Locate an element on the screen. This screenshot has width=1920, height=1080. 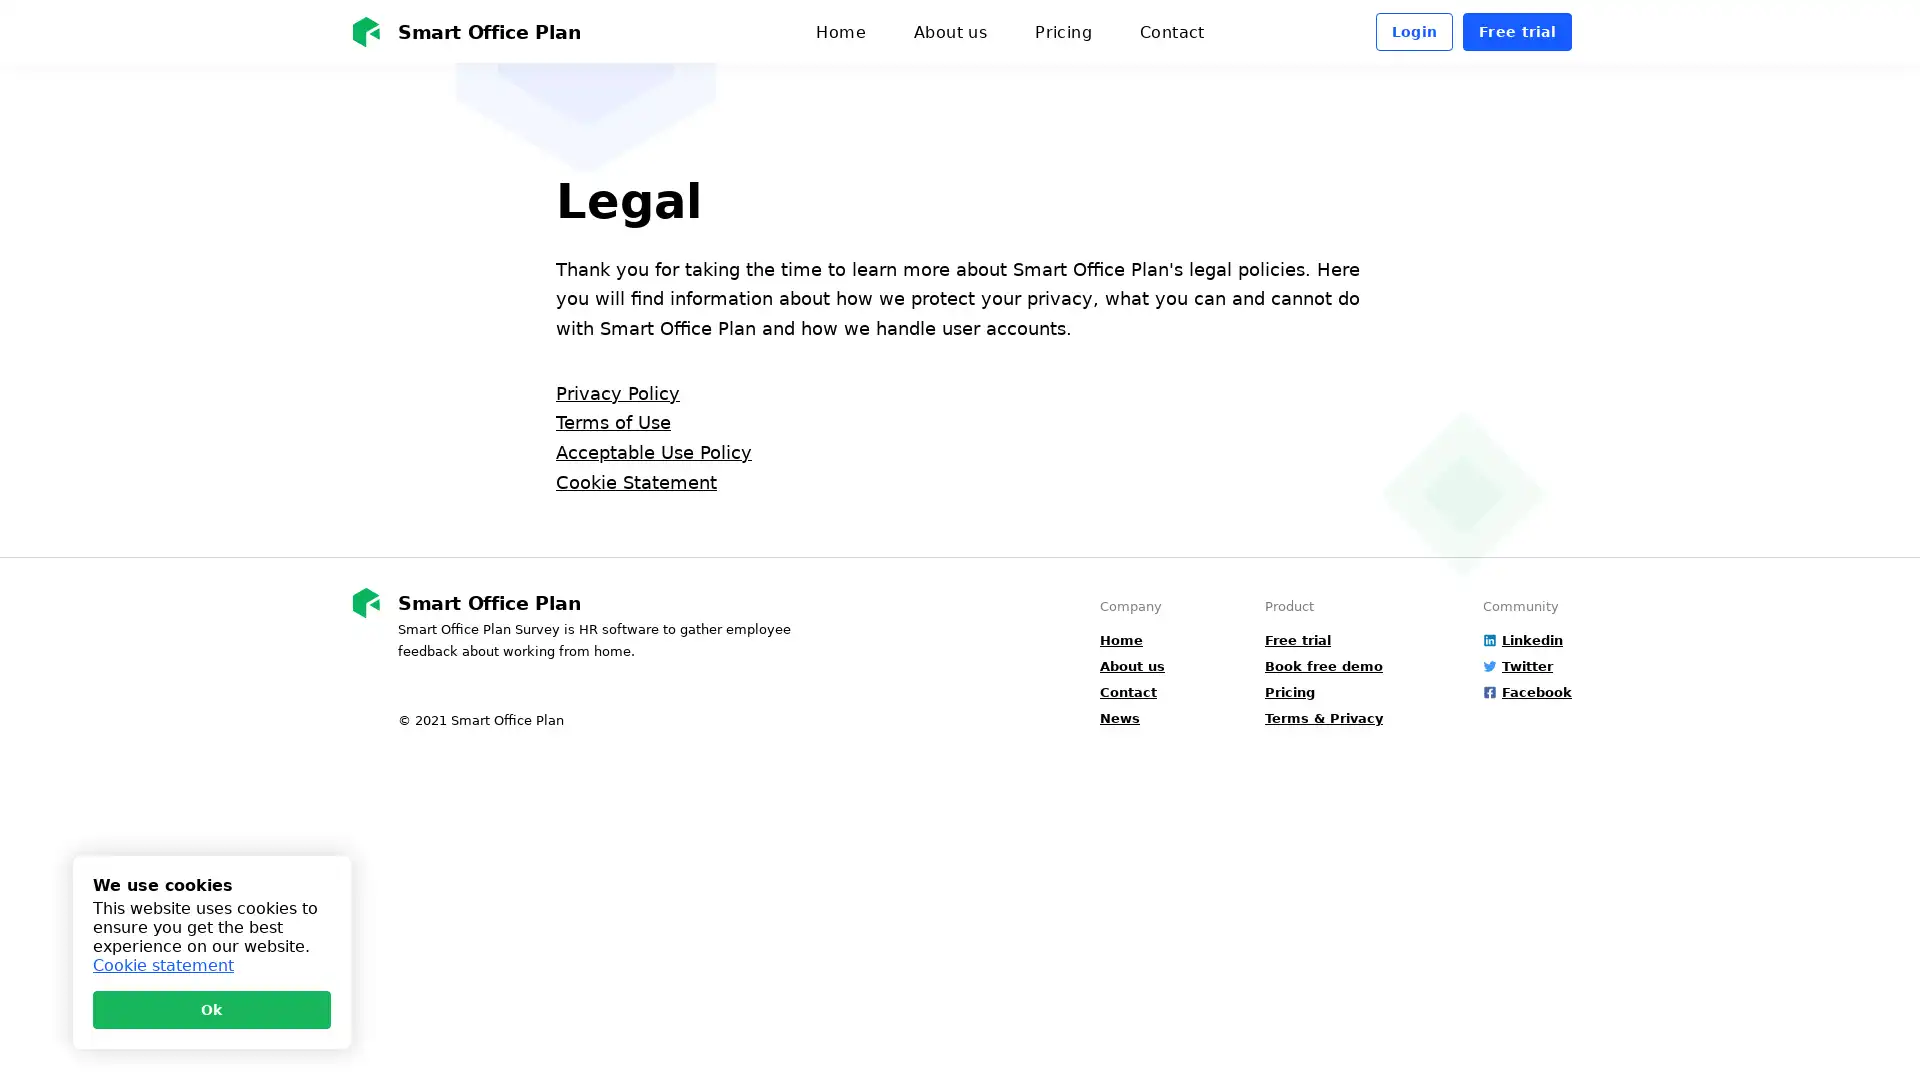
Ok is located at coordinates (211, 1010).